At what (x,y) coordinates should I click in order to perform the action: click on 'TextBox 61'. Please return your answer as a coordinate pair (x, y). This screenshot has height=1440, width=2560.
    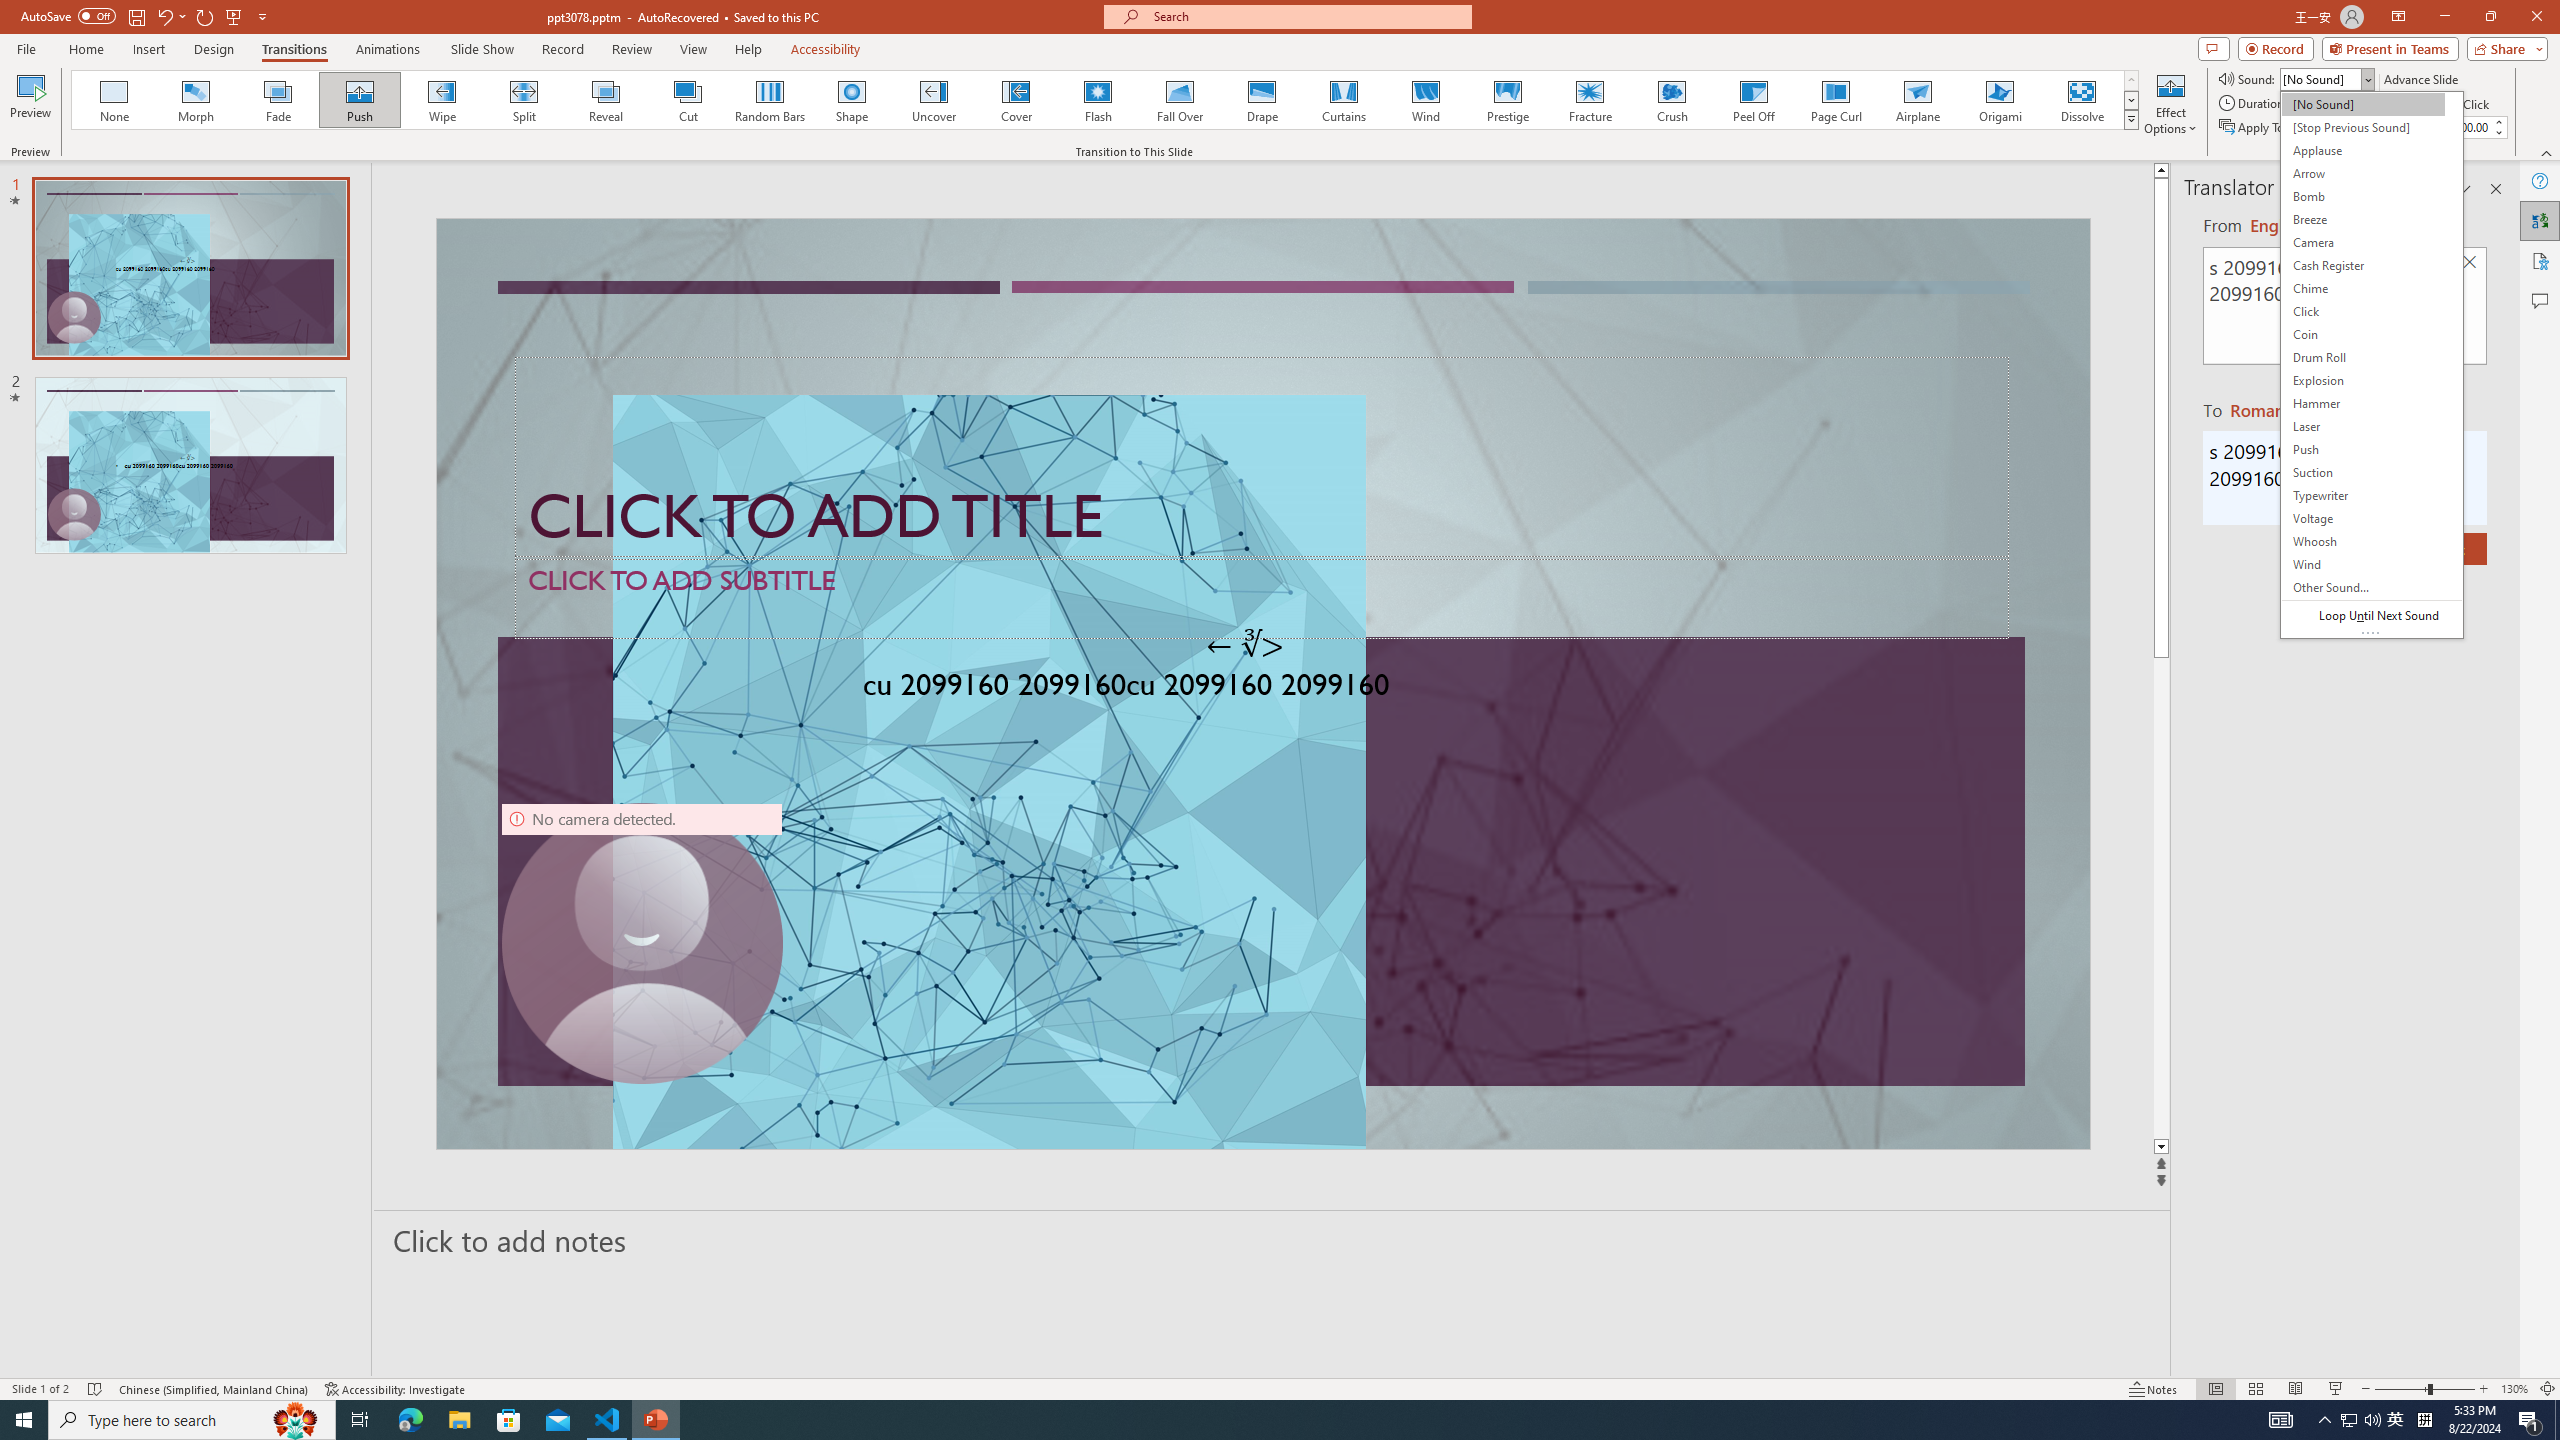
    Looking at the image, I should click on (1259, 688).